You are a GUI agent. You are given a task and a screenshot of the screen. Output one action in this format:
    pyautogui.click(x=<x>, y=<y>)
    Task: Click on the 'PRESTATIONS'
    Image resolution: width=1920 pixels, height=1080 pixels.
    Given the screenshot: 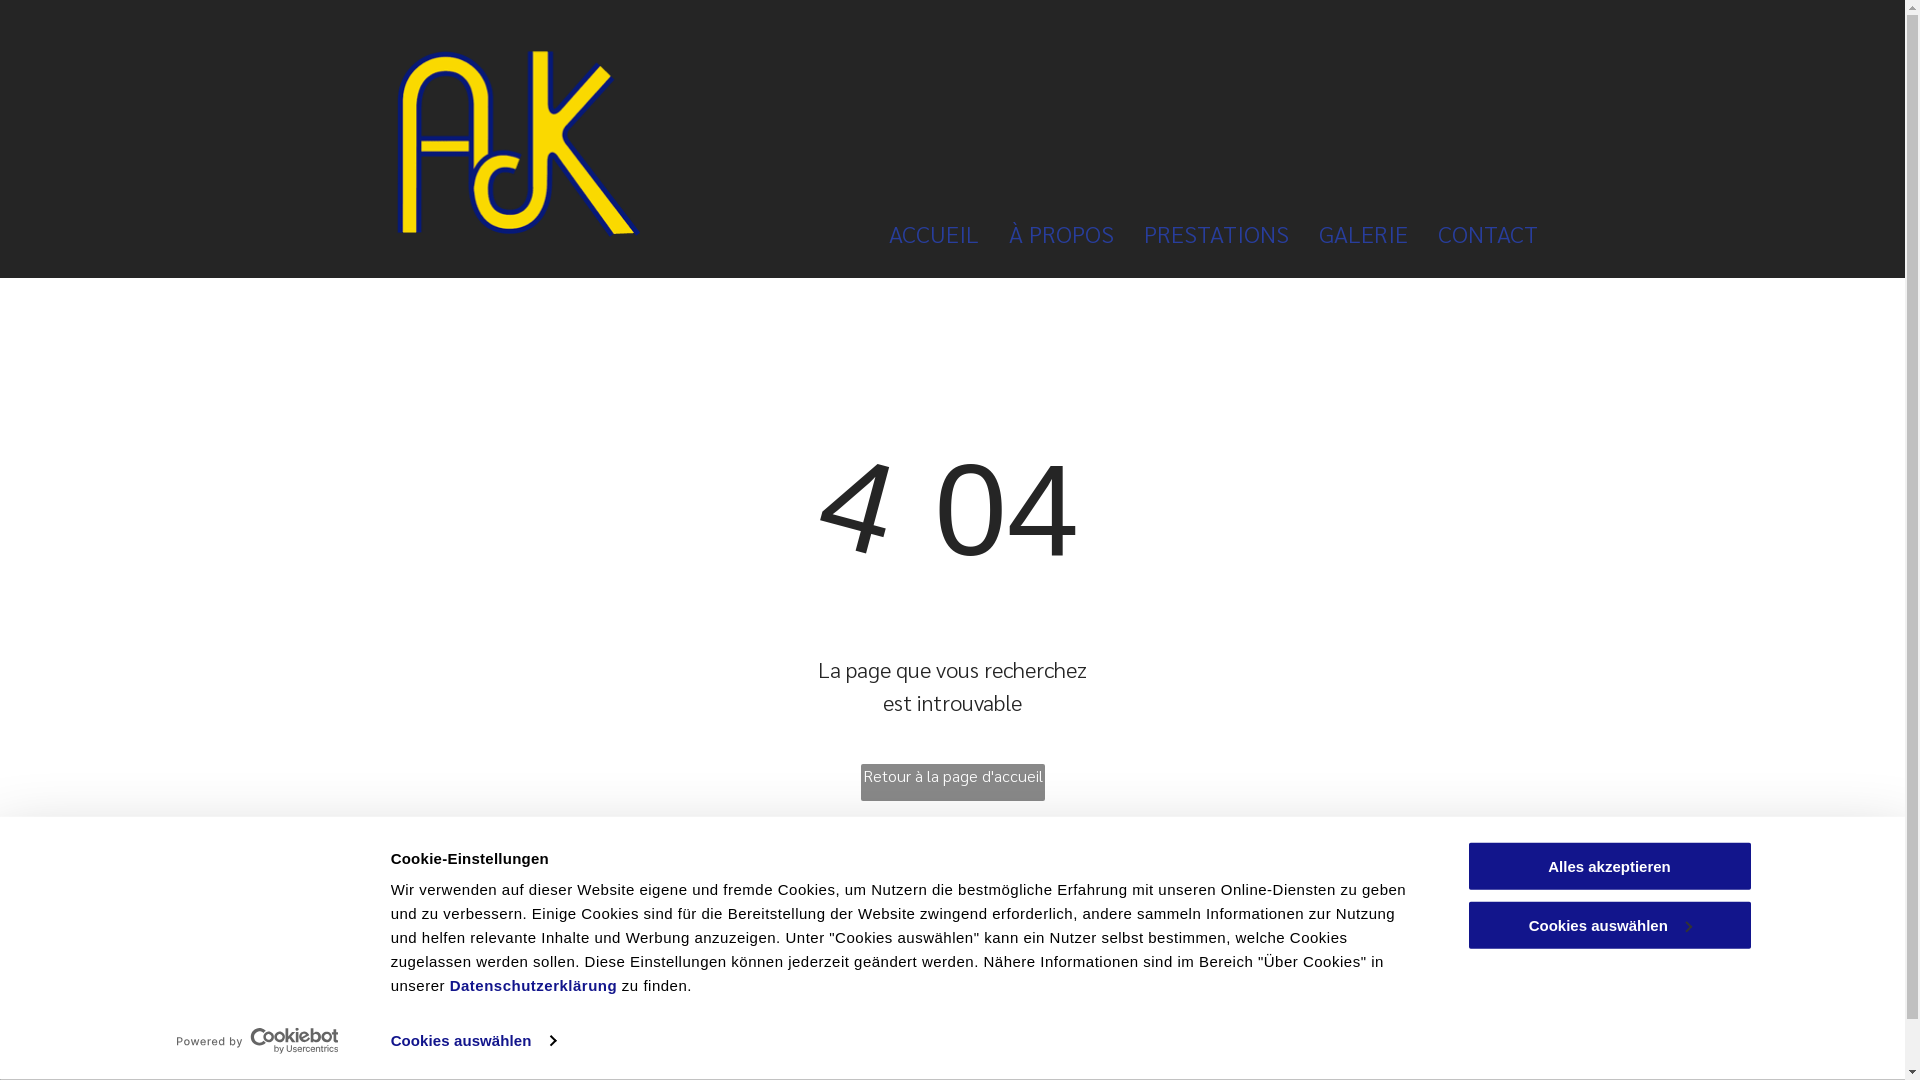 What is the action you would take?
    pyautogui.click(x=1200, y=231)
    